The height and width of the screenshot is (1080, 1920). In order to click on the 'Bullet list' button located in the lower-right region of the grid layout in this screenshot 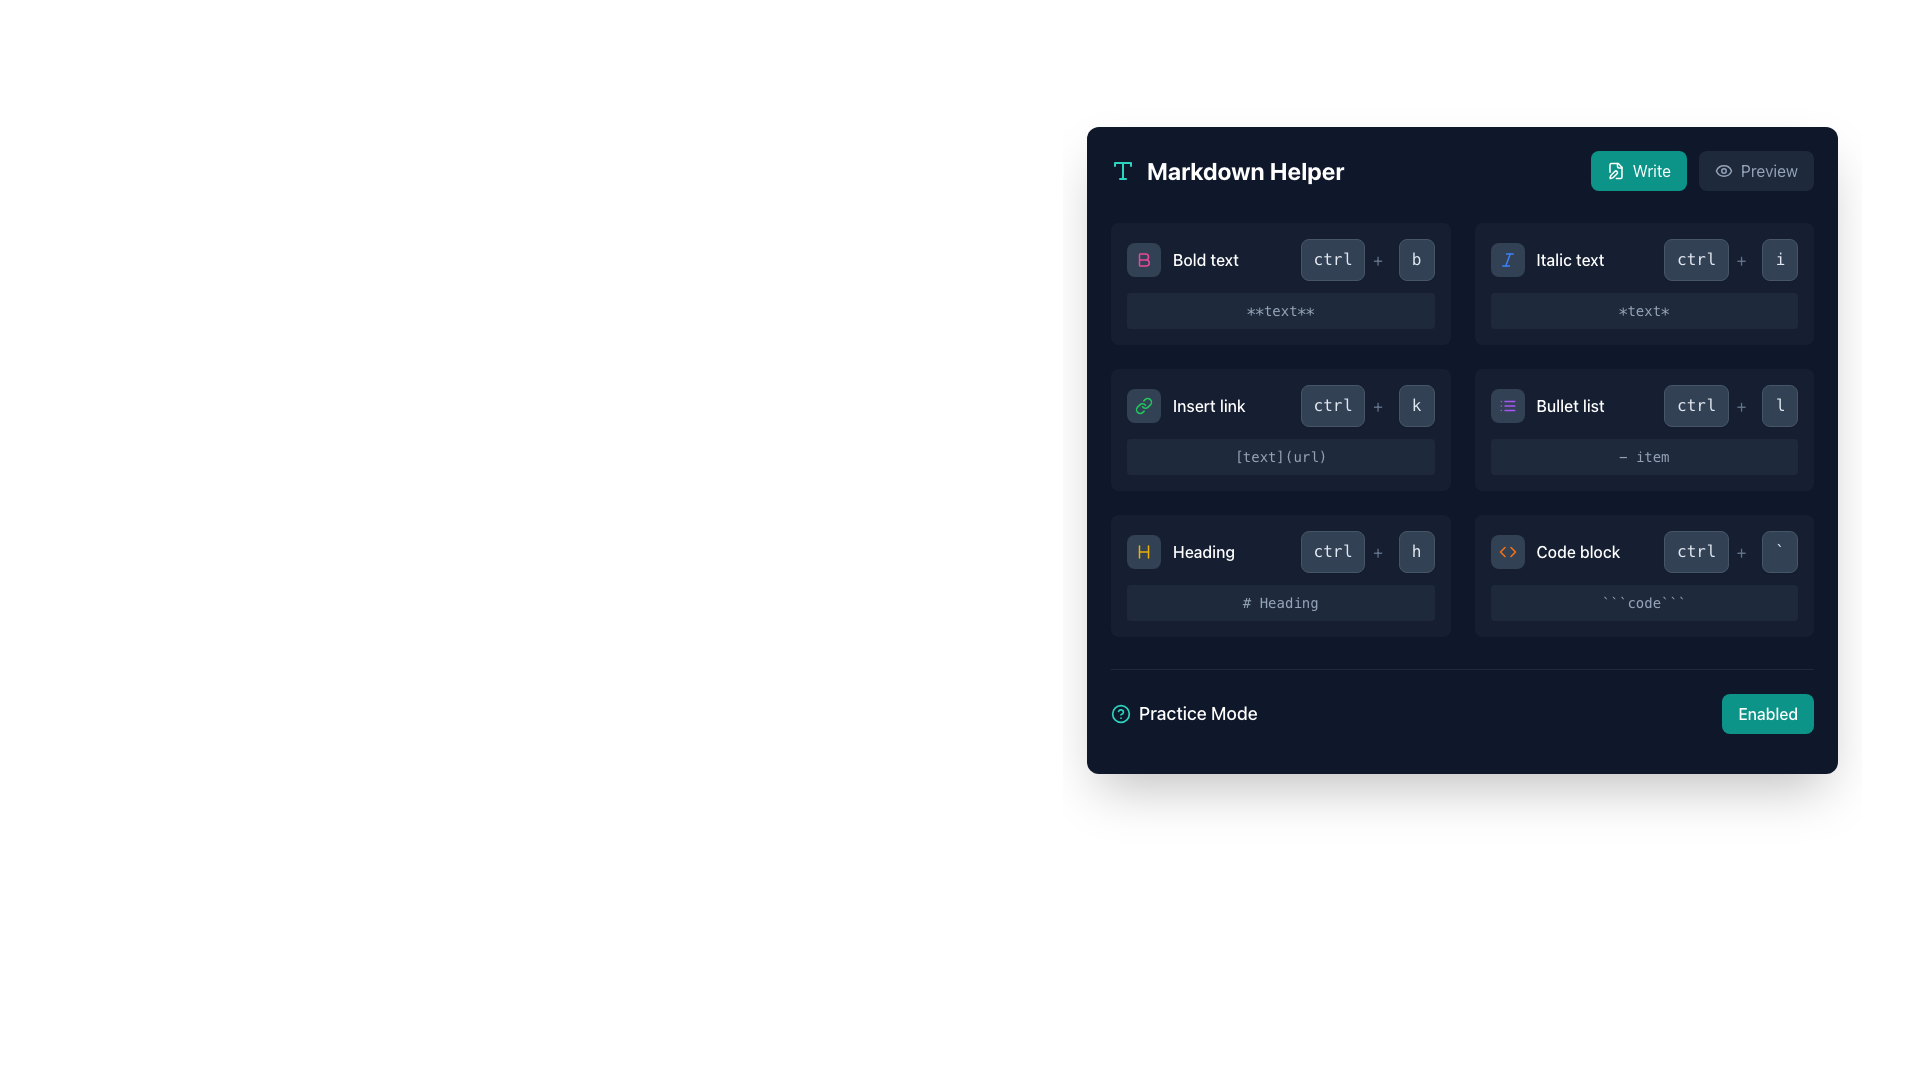, I will do `click(1569, 405)`.